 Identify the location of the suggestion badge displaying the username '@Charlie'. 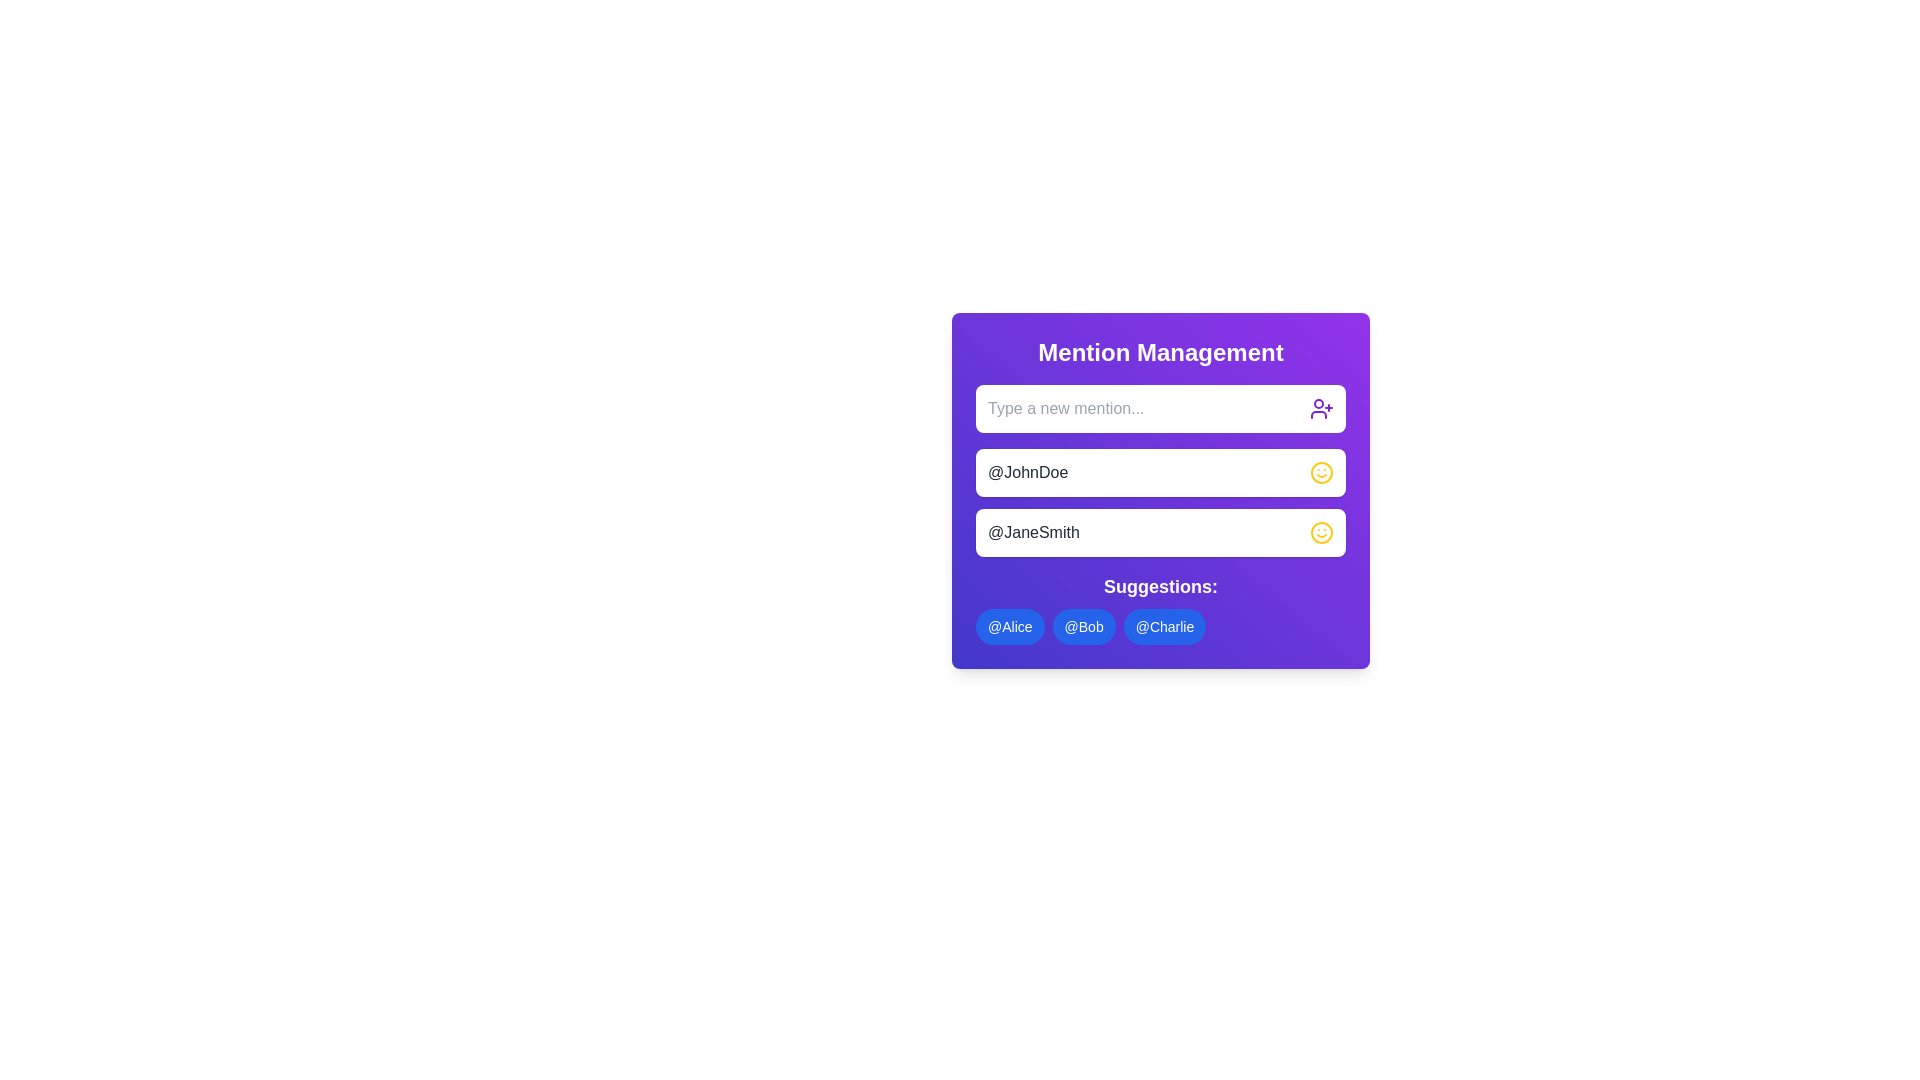
(1161, 626).